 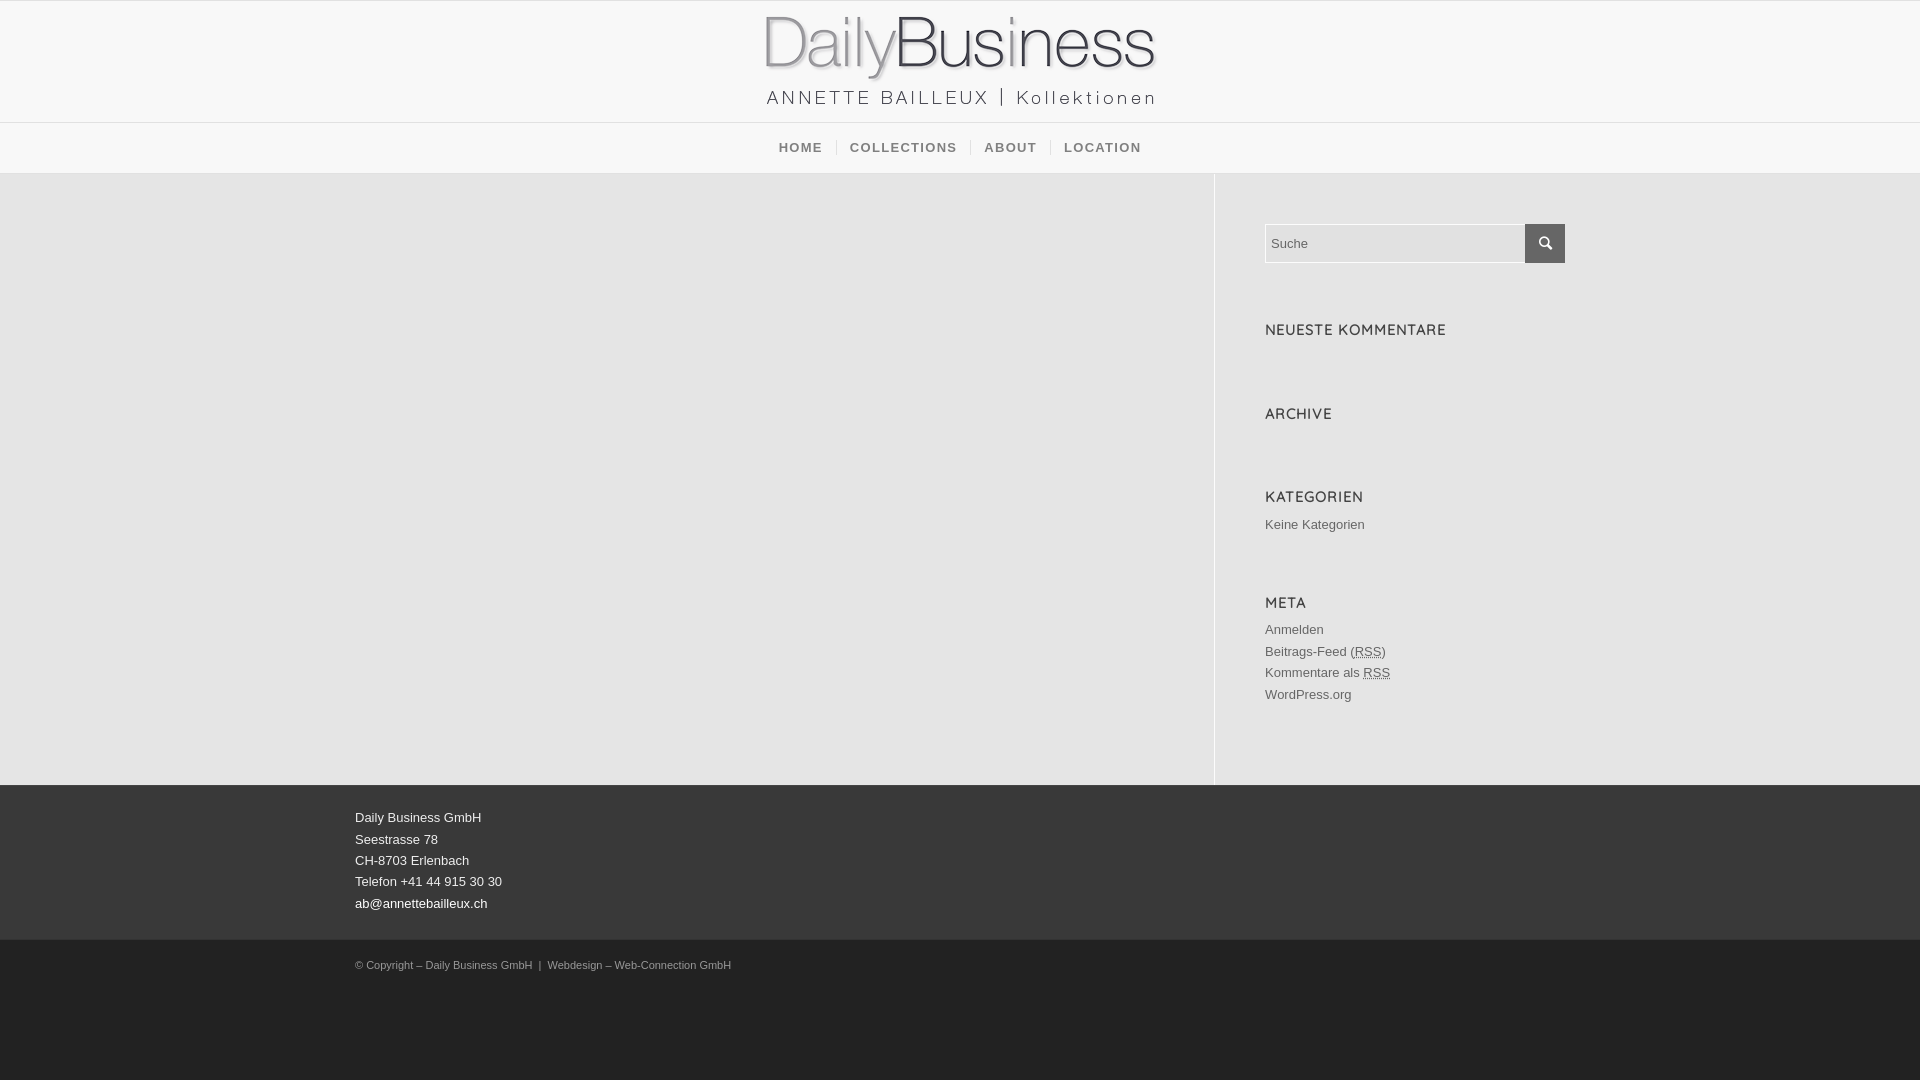 What do you see at coordinates (1294, 628) in the screenshot?
I see `'Anmelden'` at bounding box center [1294, 628].